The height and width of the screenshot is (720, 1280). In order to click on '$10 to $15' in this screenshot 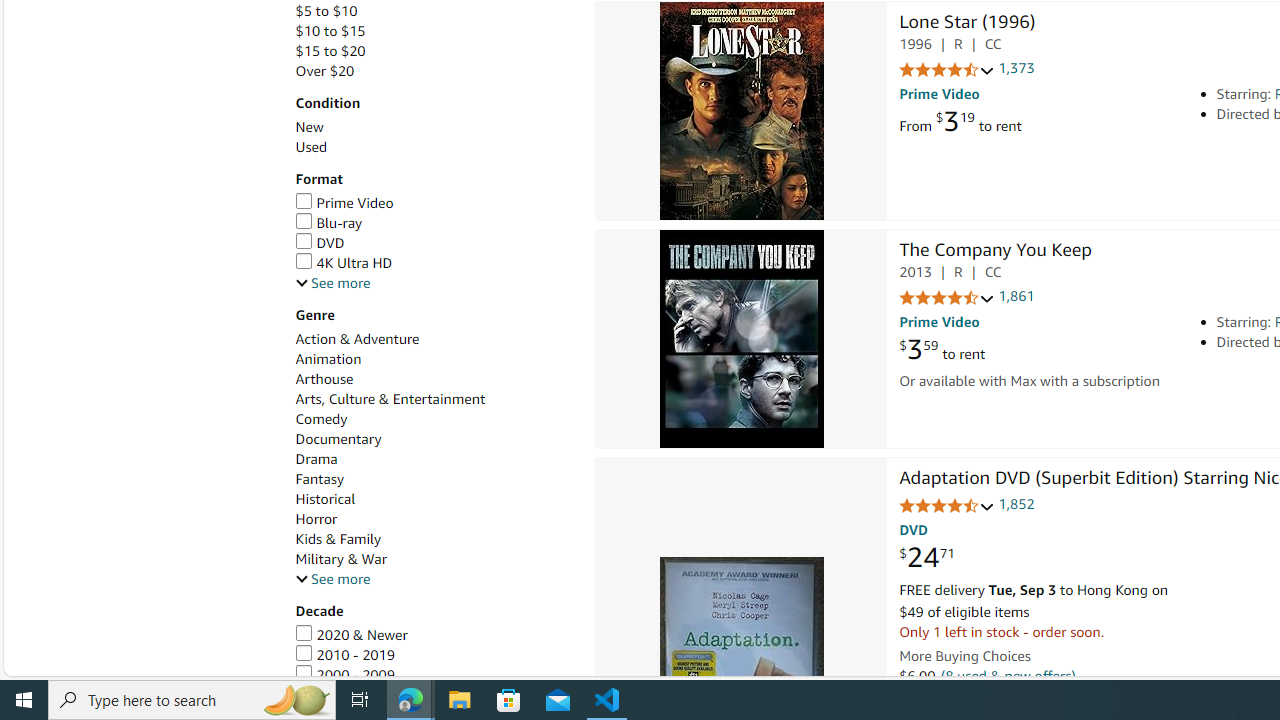, I will do `click(330, 31)`.